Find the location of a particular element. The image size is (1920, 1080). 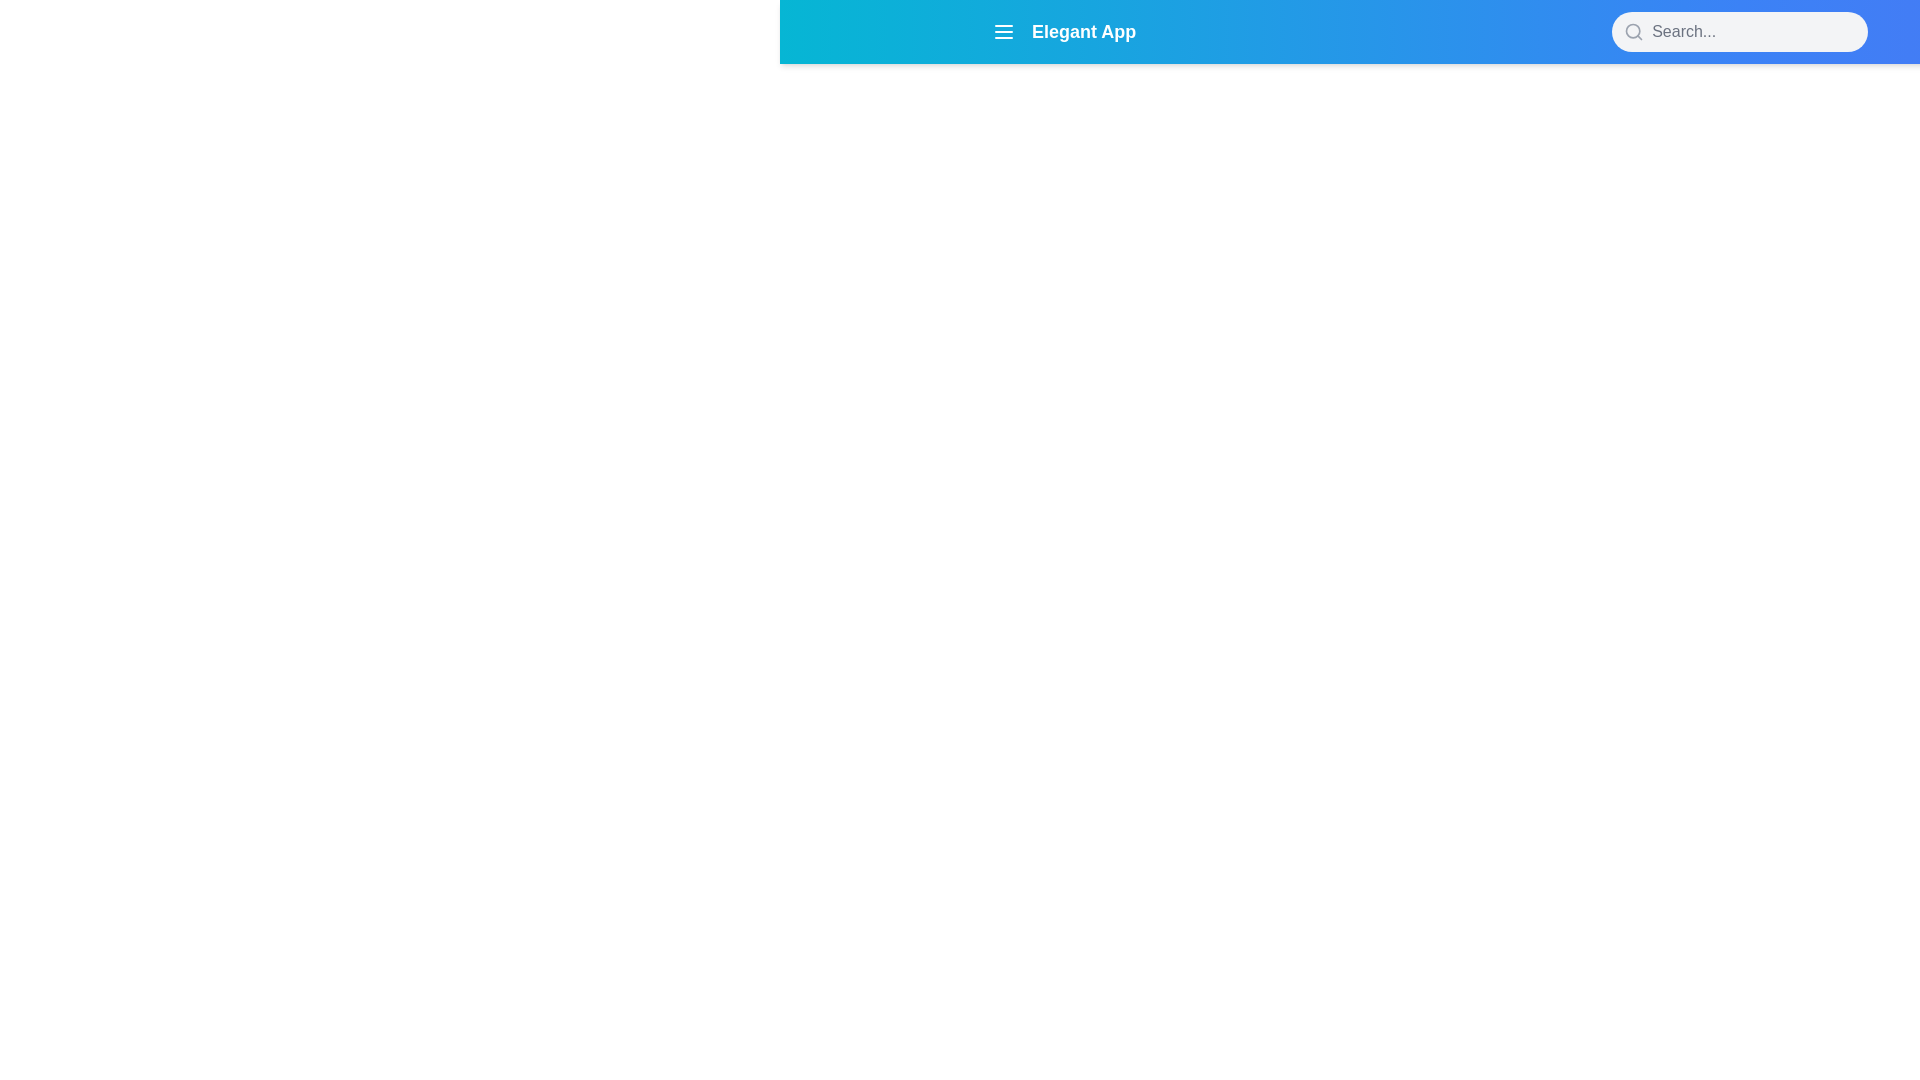

the search icon located at the left edge of the search bar, which visually indicates the search functionality is located at coordinates (1634, 31).